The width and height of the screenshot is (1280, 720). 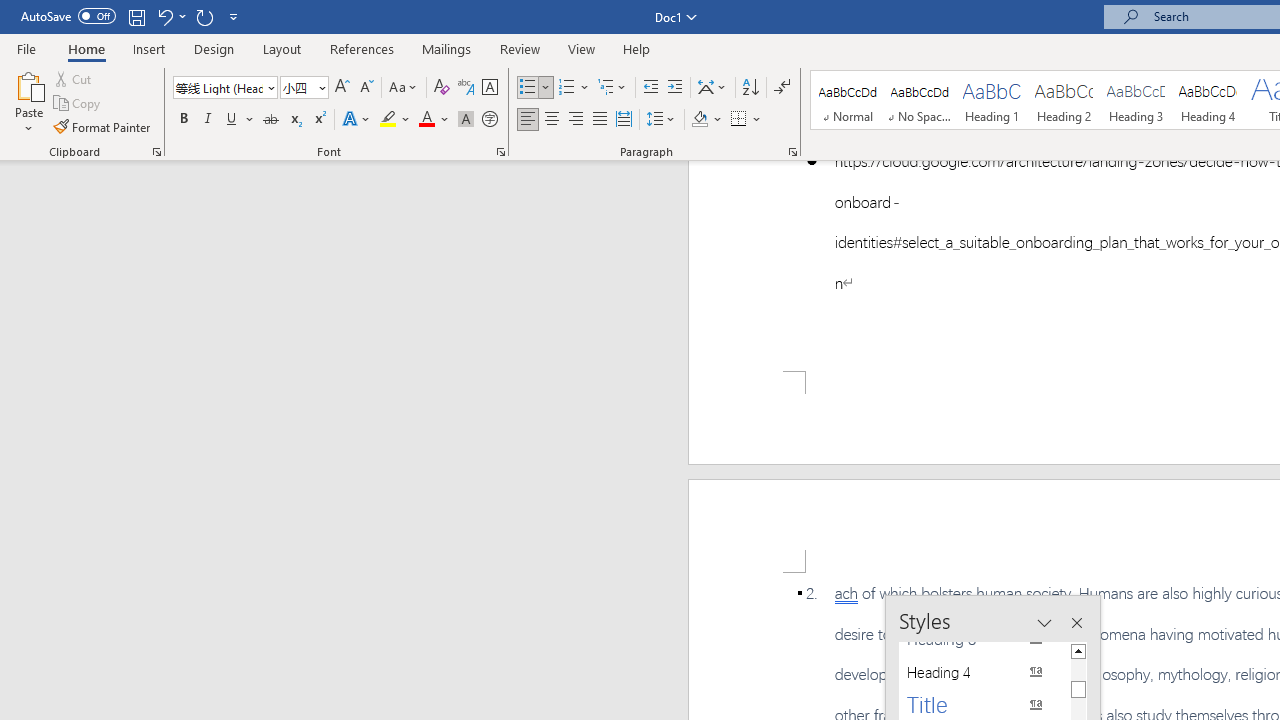 I want to click on 'Font Color', so click(x=433, y=119).